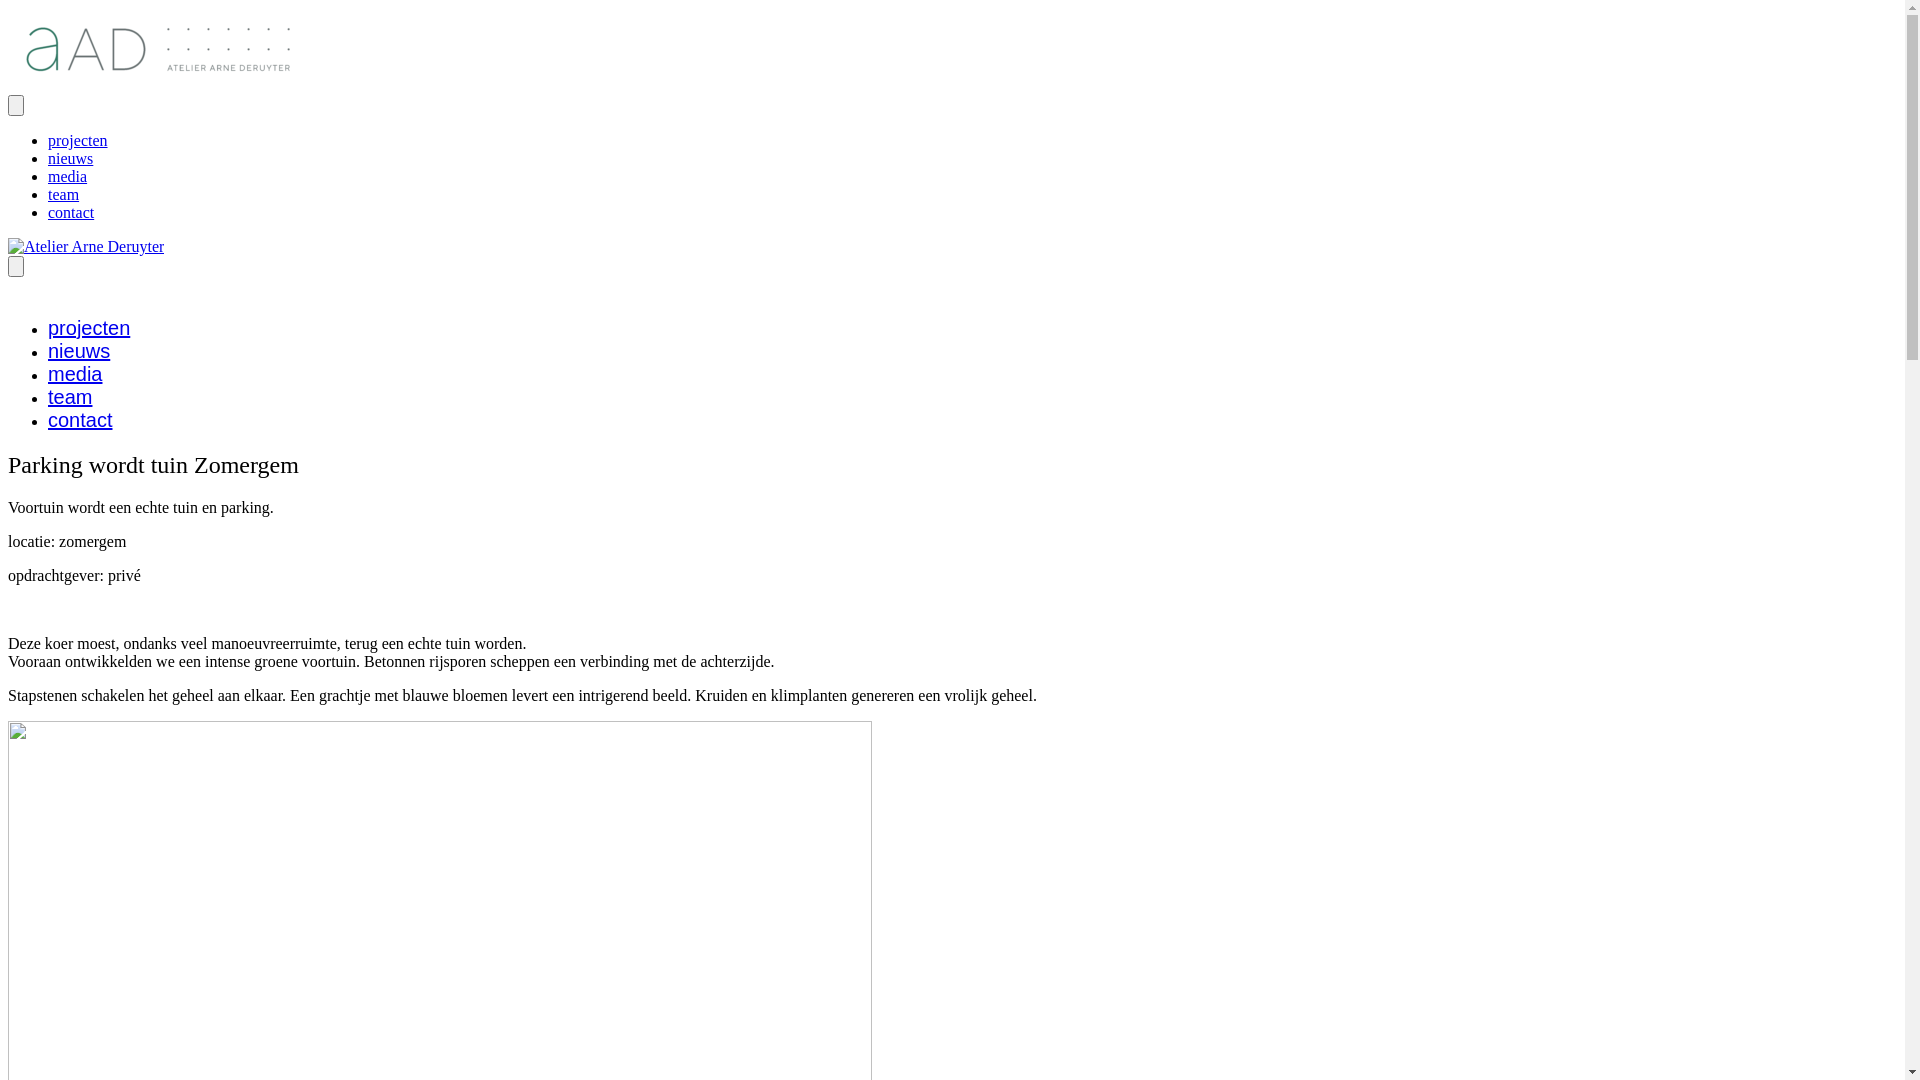 Image resolution: width=1920 pixels, height=1080 pixels. Describe the element at coordinates (48, 175) in the screenshot. I see `'media'` at that location.